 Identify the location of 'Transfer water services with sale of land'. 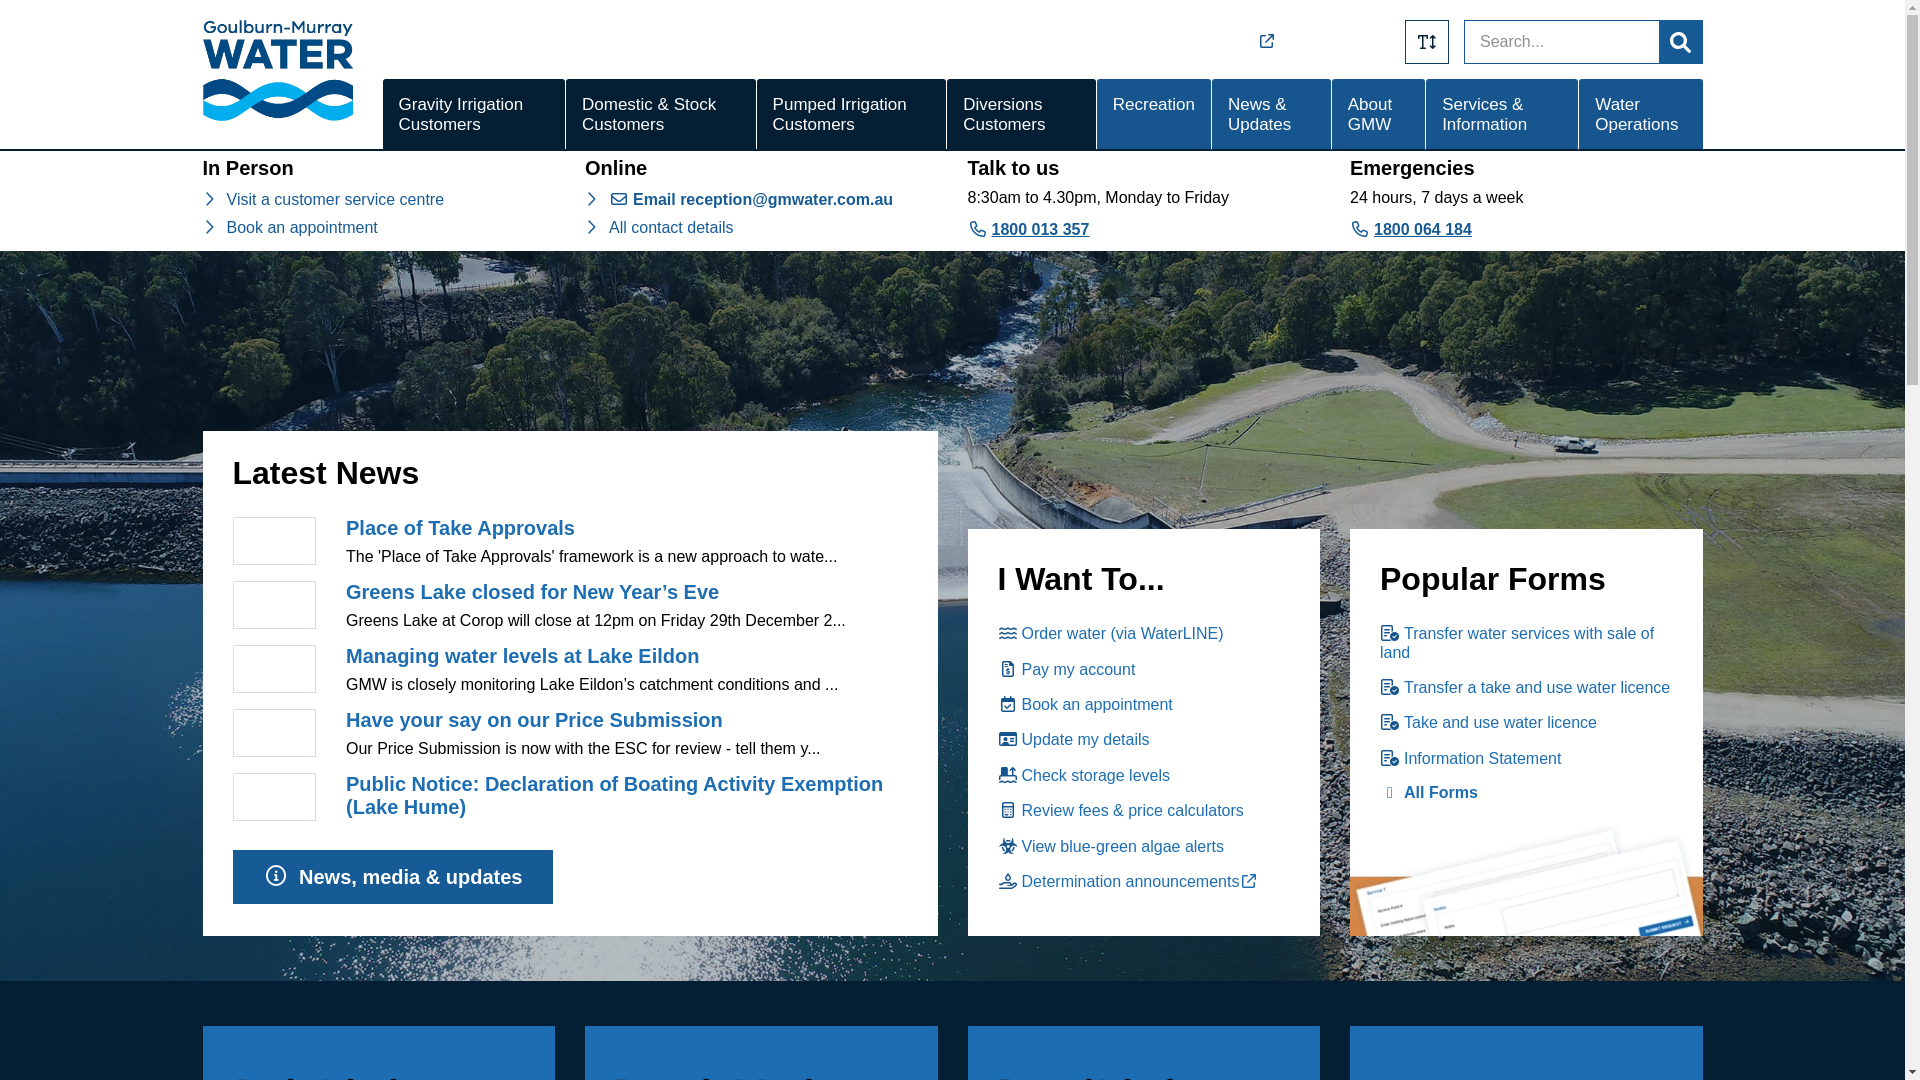
(1516, 642).